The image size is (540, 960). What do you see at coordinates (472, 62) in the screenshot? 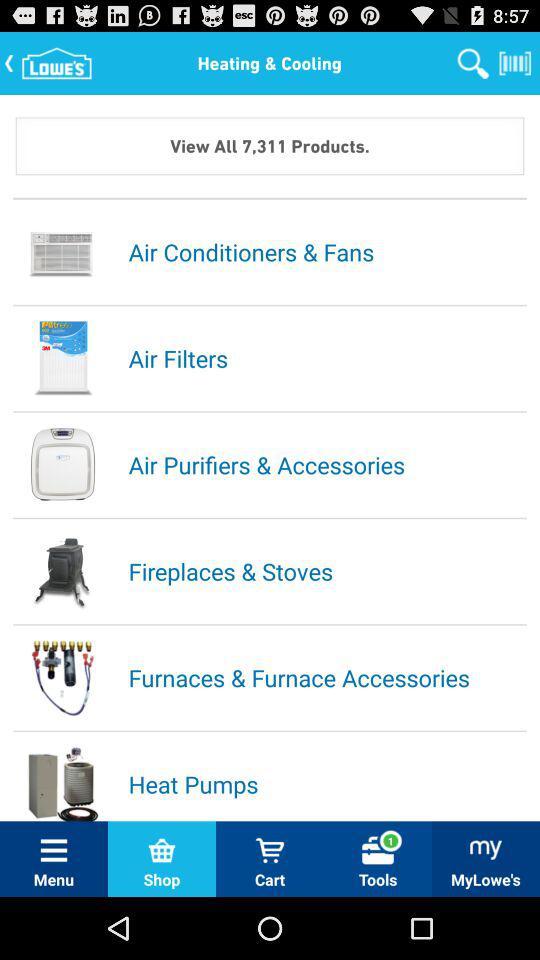
I see `the item to the right of the heating & cooling icon` at bounding box center [472, 62].